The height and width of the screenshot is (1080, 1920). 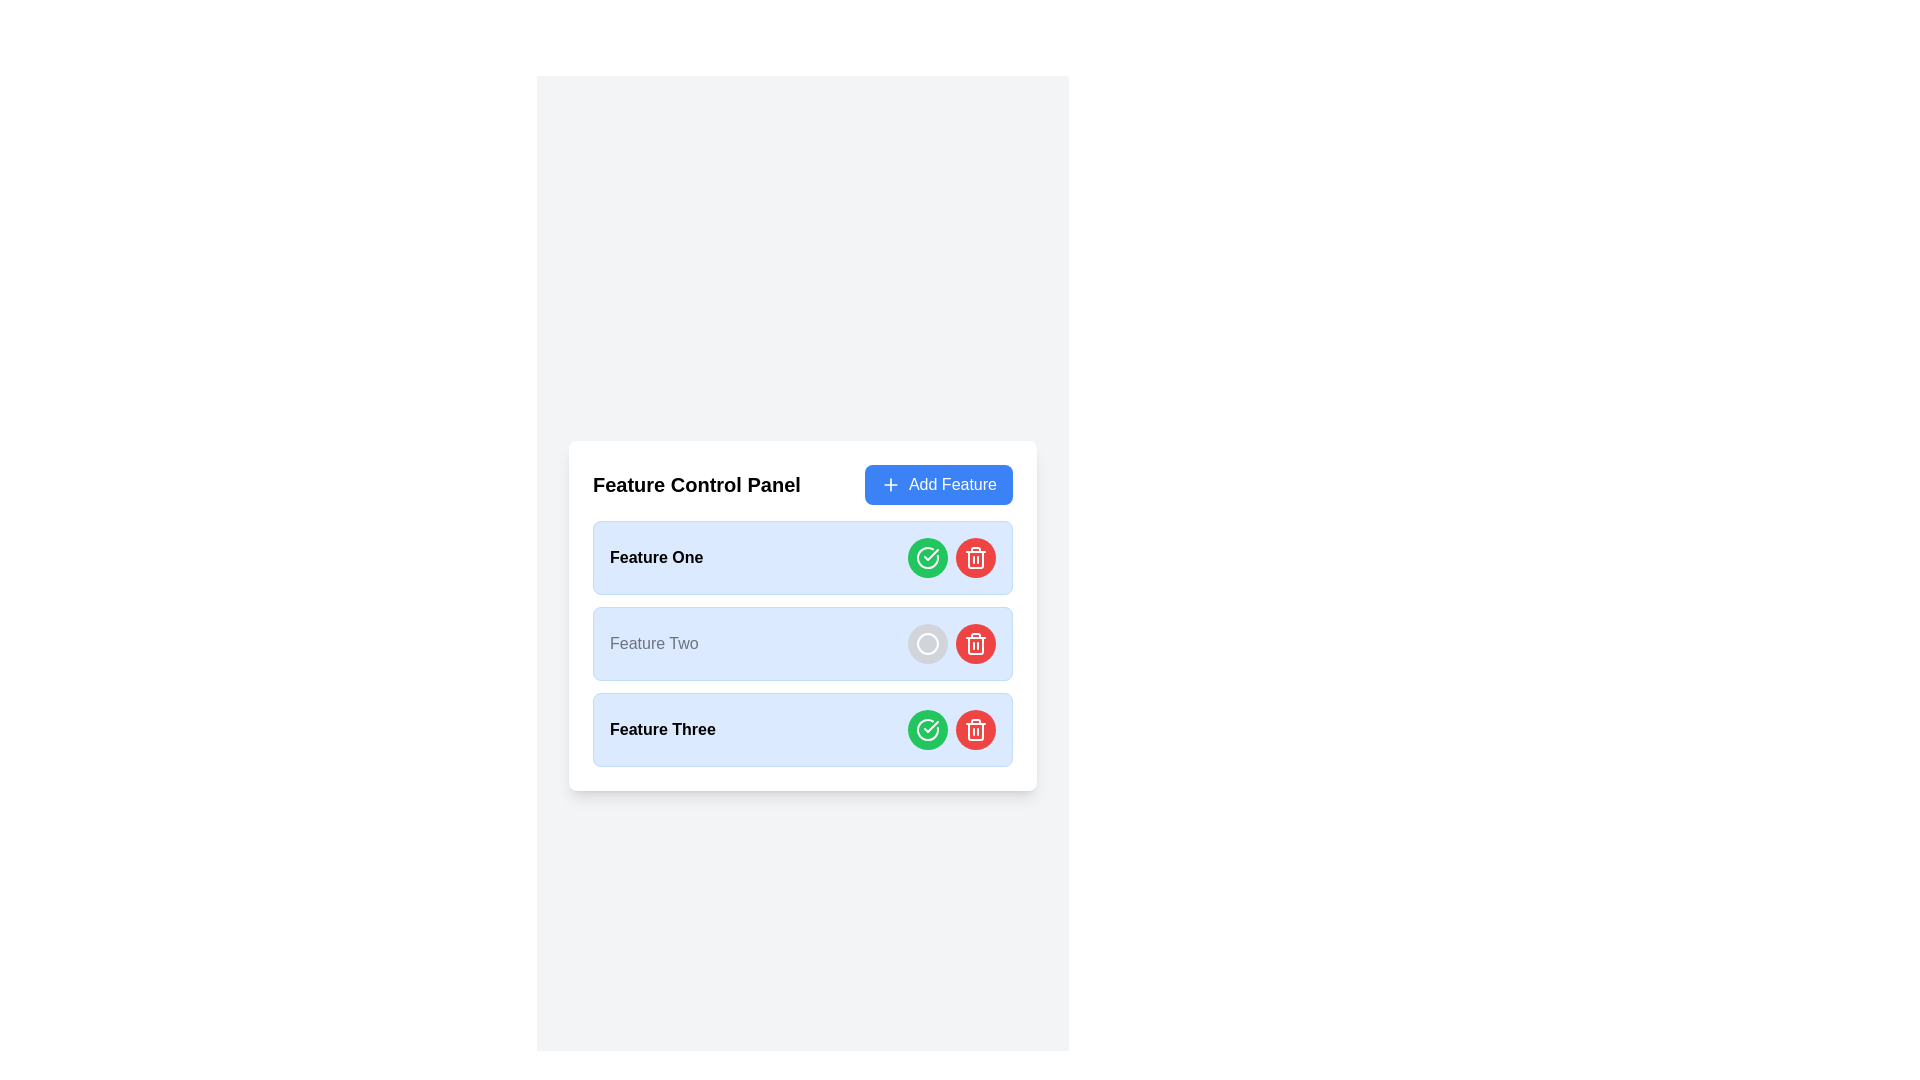 What do you see at coordinates (930, 726) in the screenshot?
I see `the toggle icon located on the right side of the third item in the 'Feature Control Panel'` at bounding box center [930, 726].